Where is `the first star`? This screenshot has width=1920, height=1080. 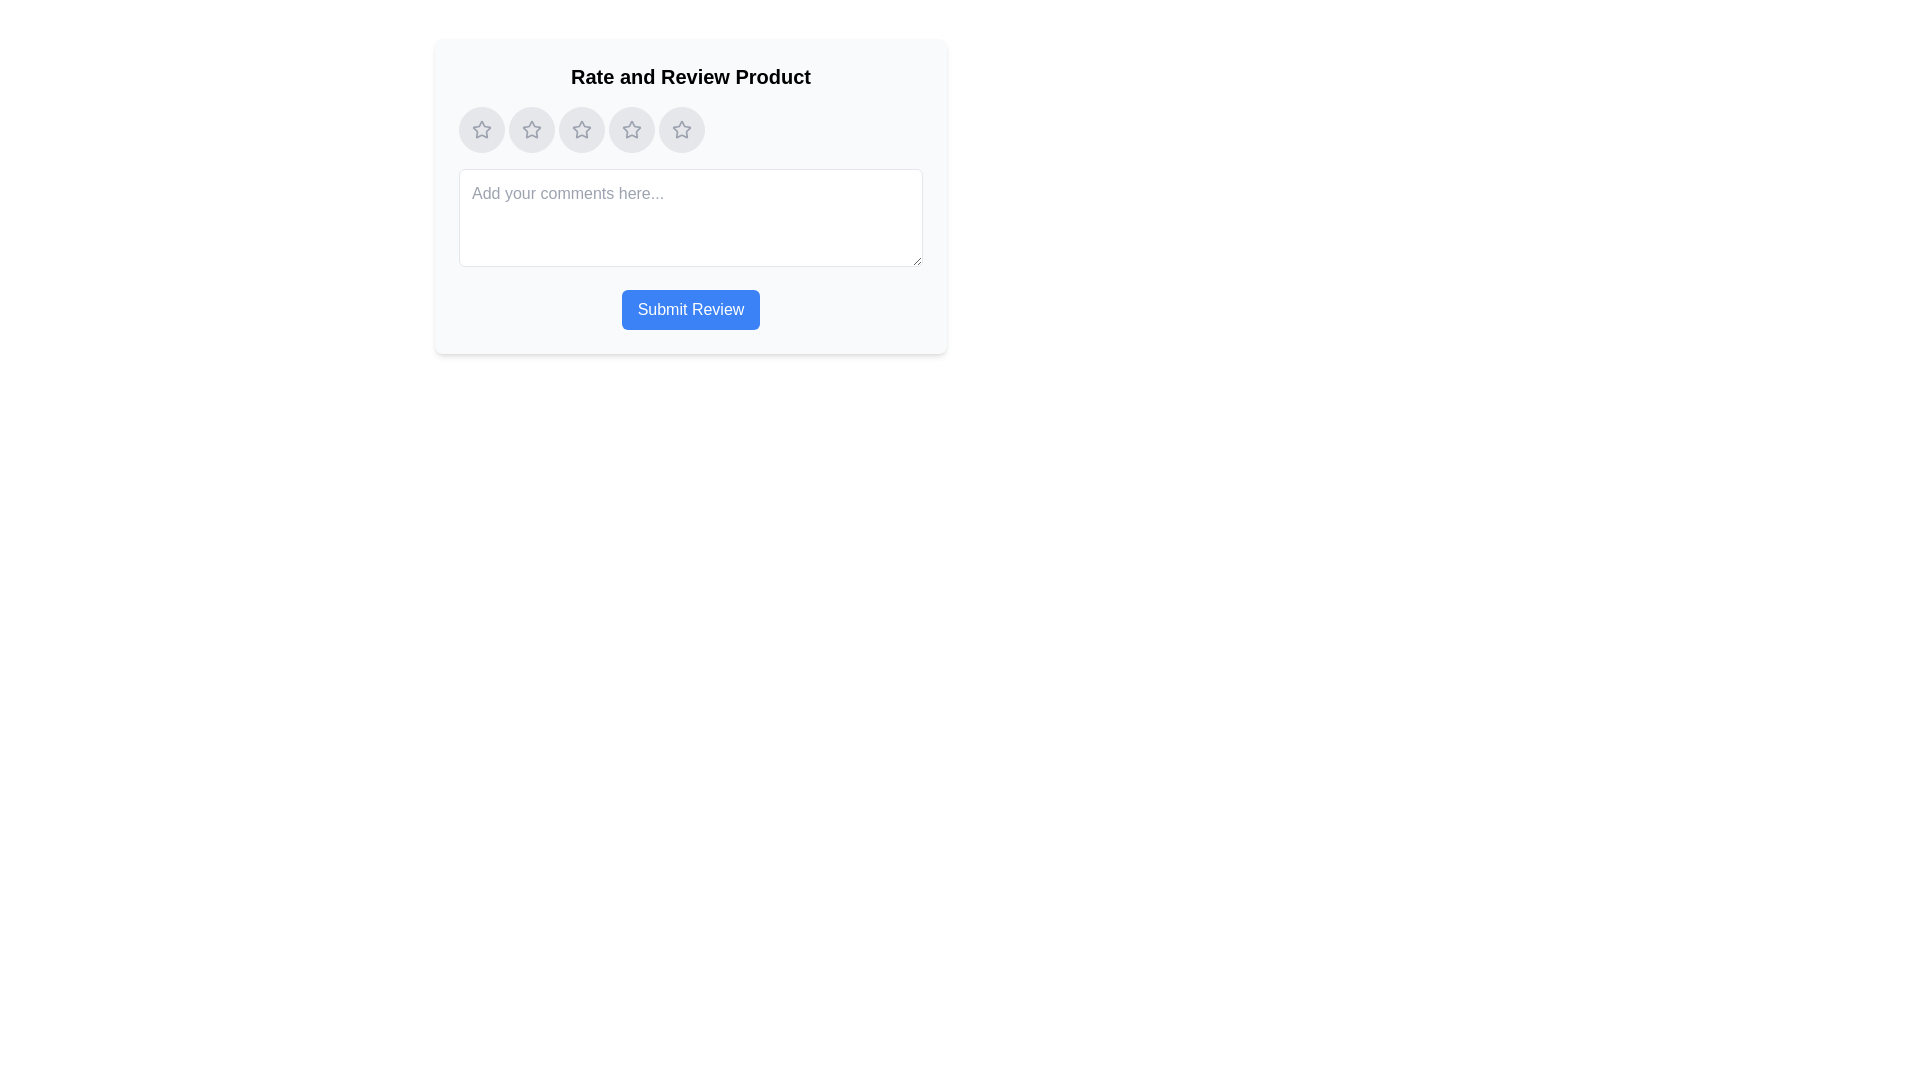
the first star is located at coordinates (481, 130).